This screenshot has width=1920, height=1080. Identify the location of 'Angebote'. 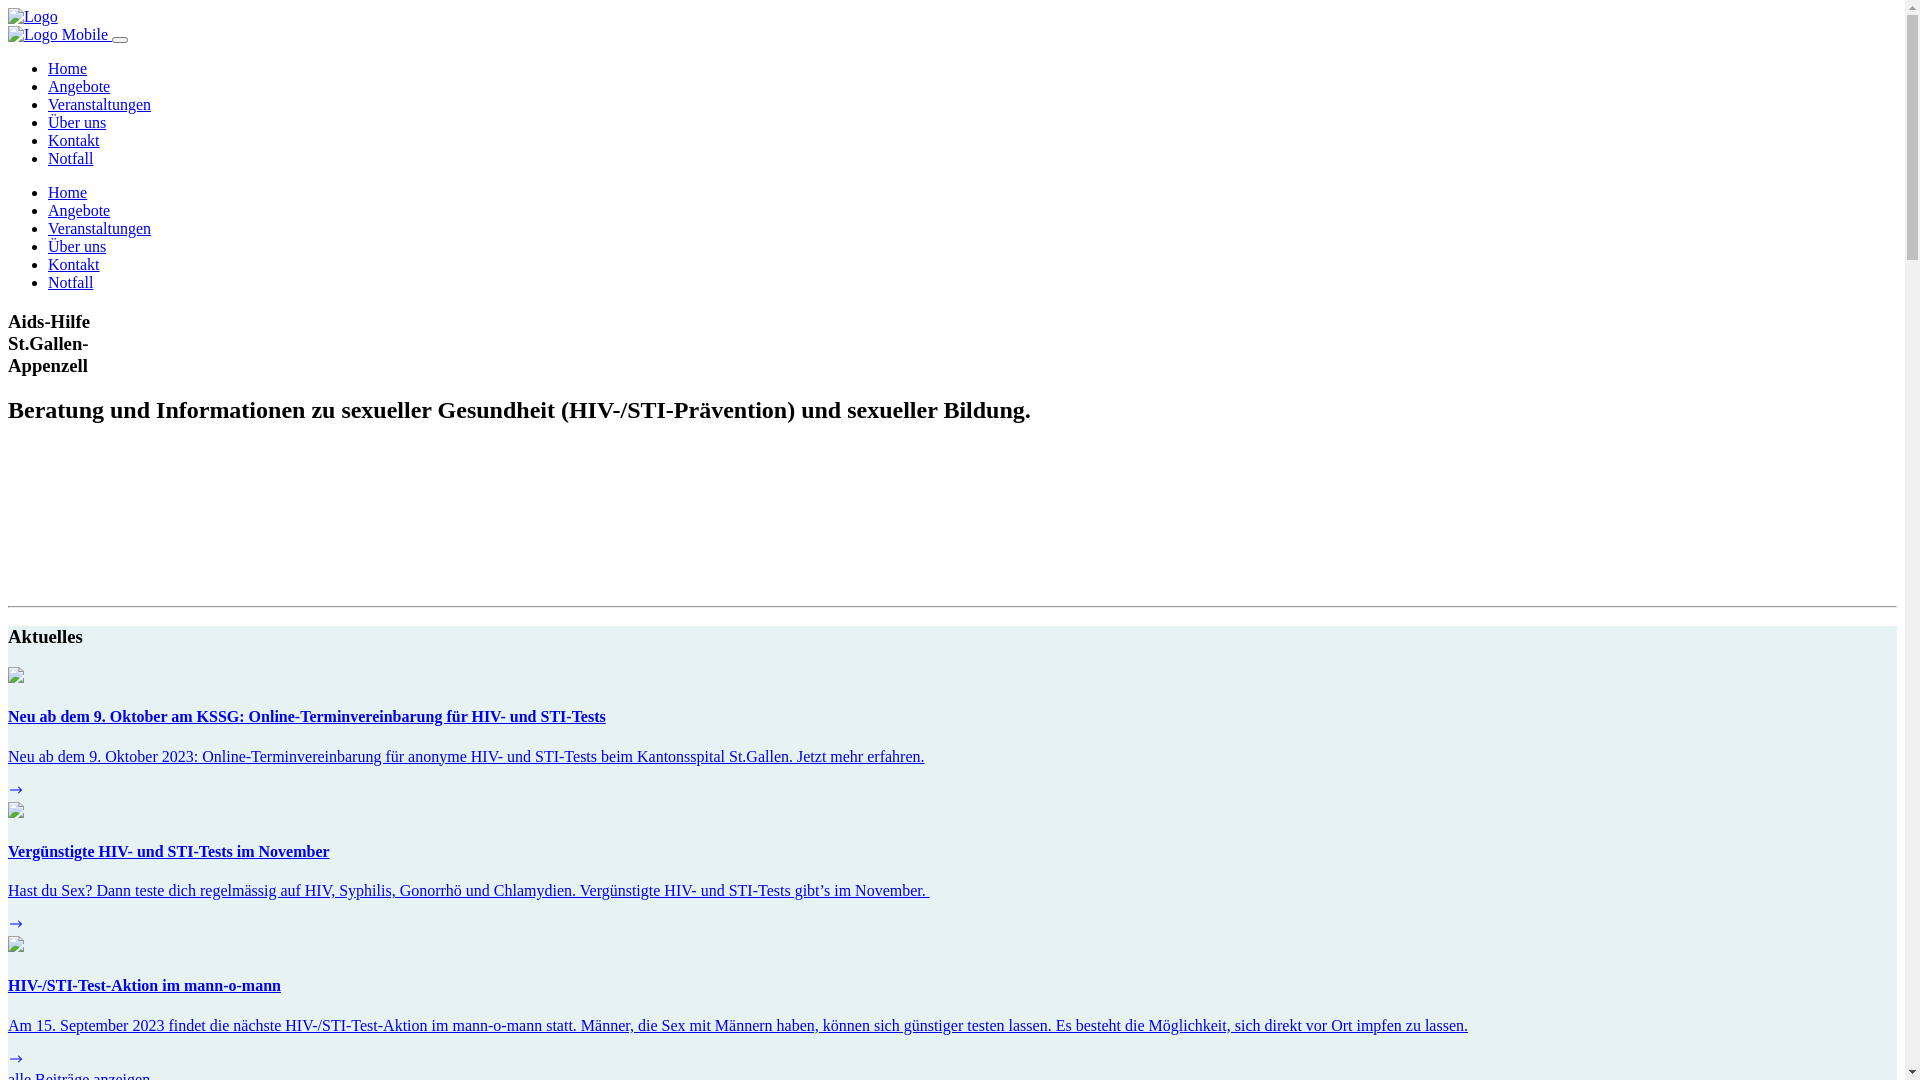
(78, 85).